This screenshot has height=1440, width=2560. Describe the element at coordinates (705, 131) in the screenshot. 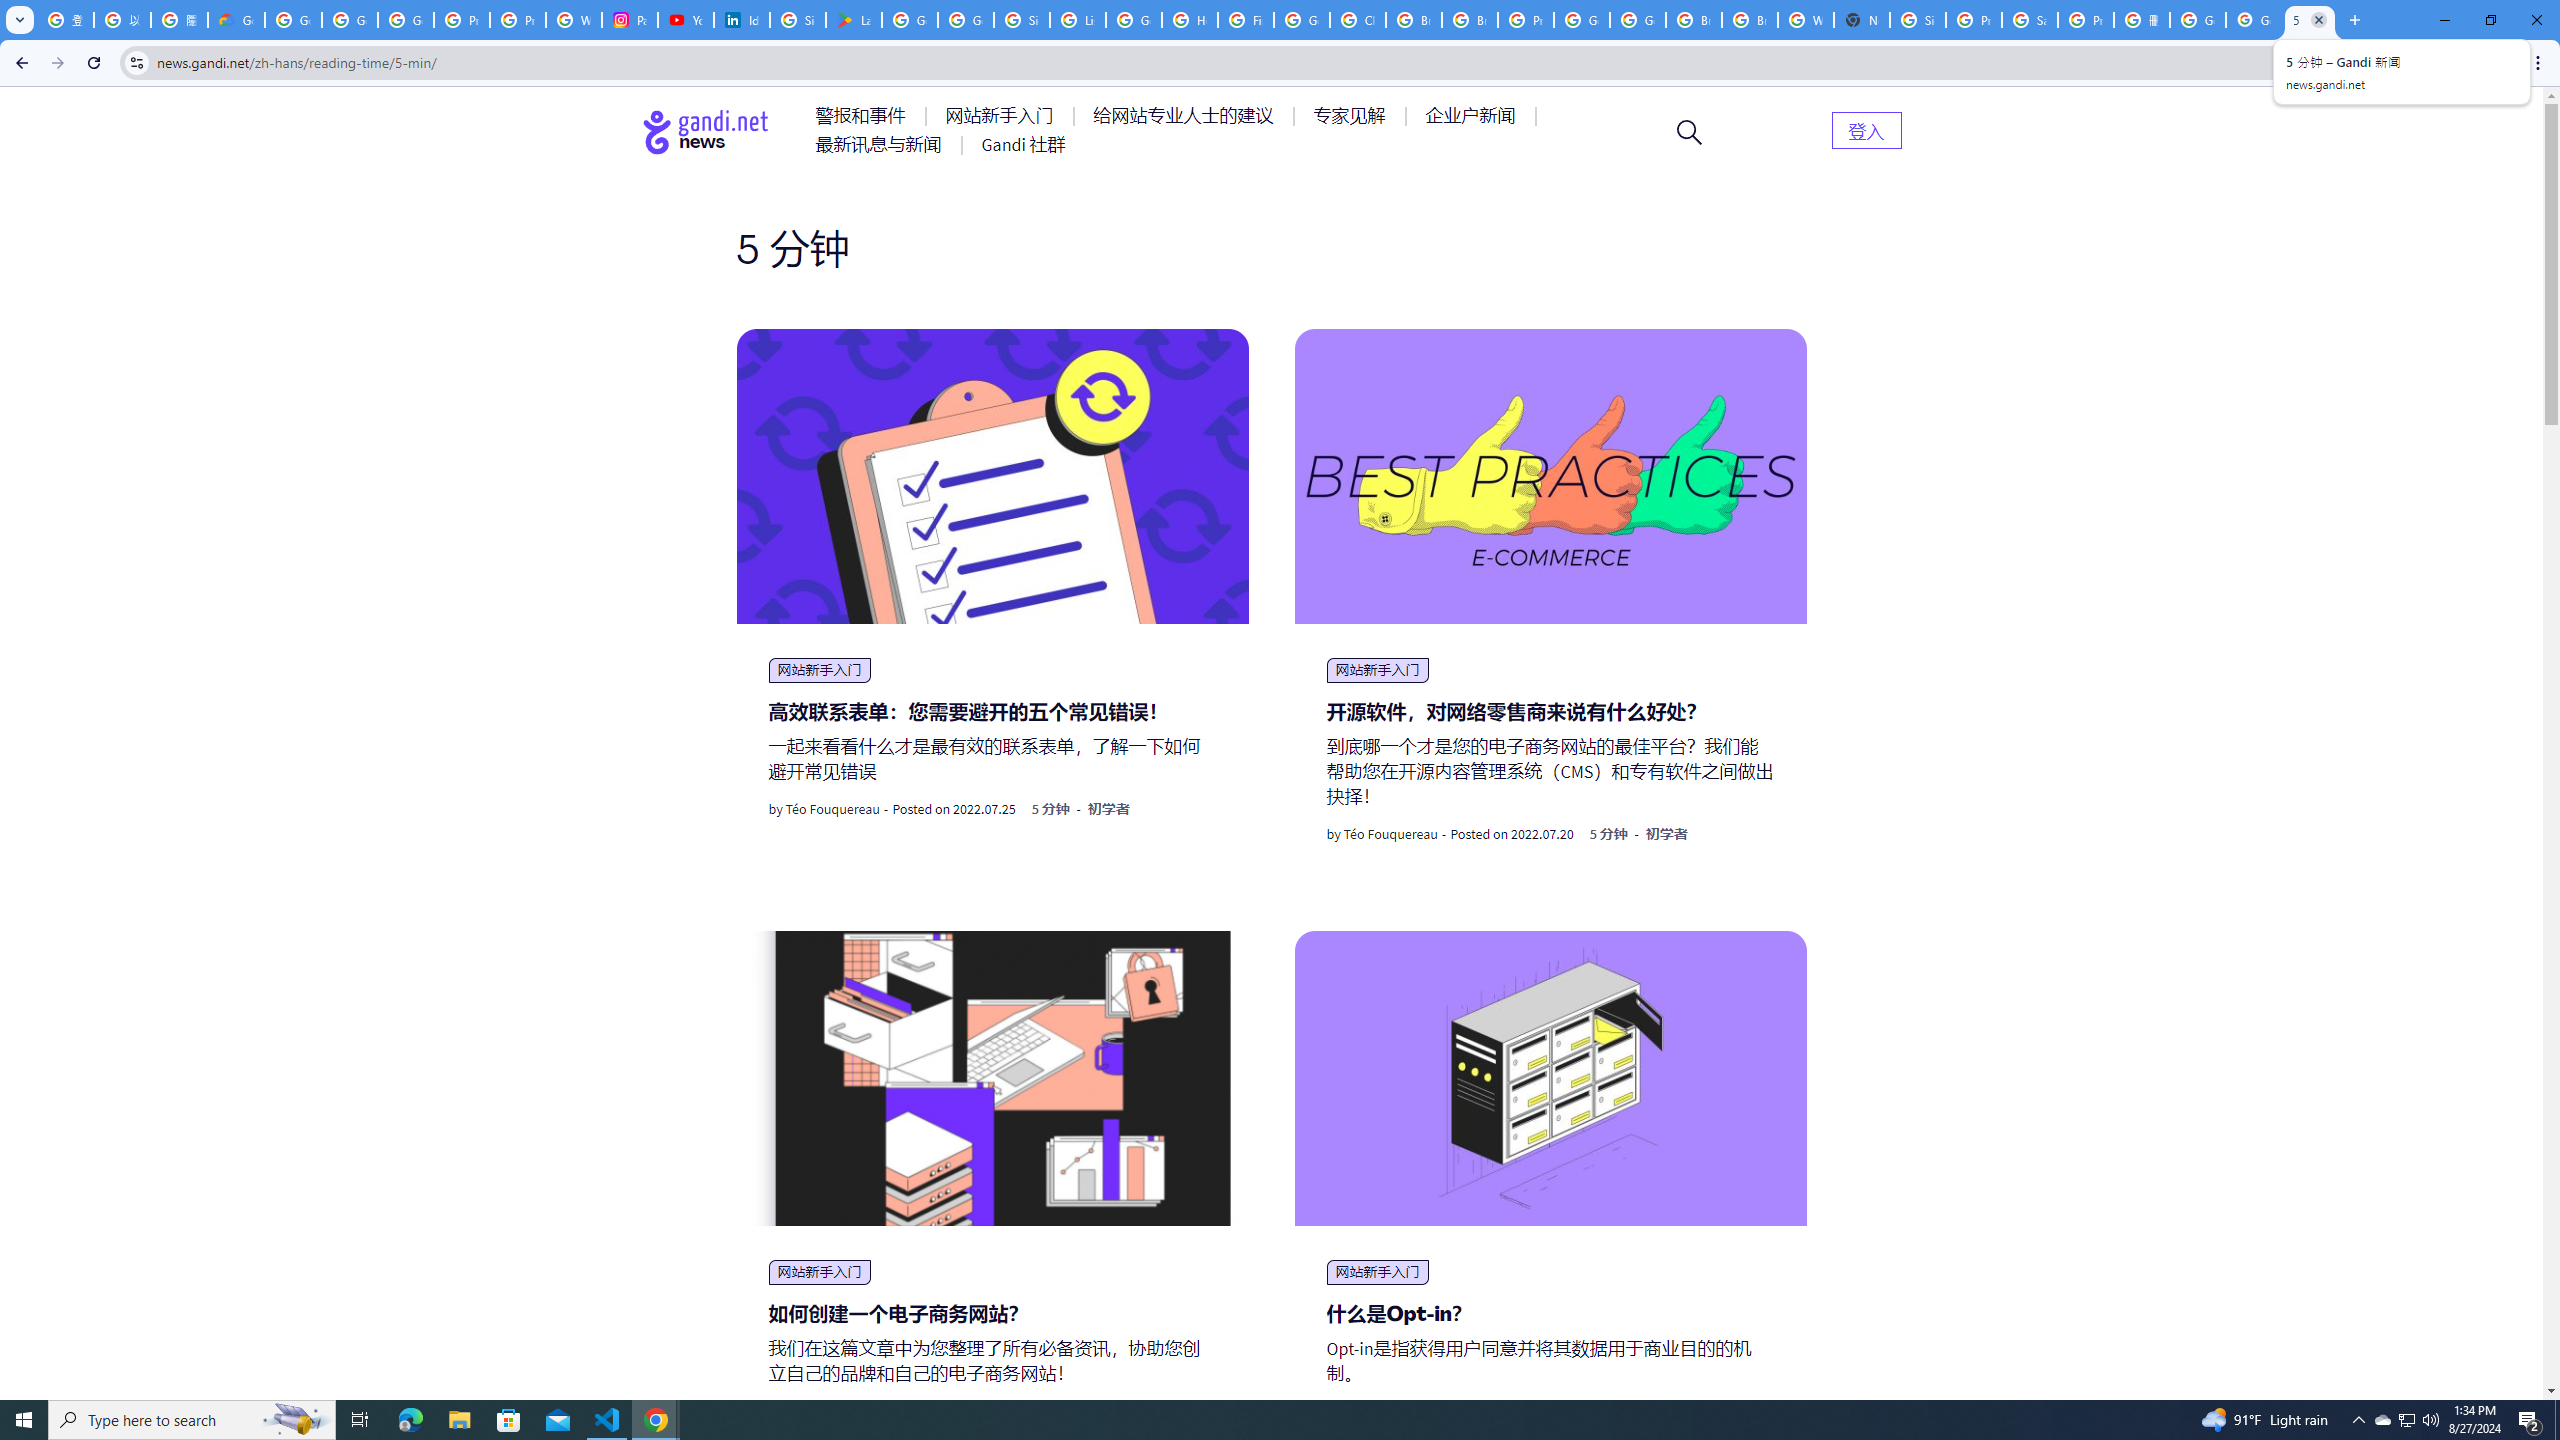

I see `'Go to home'` at that location.